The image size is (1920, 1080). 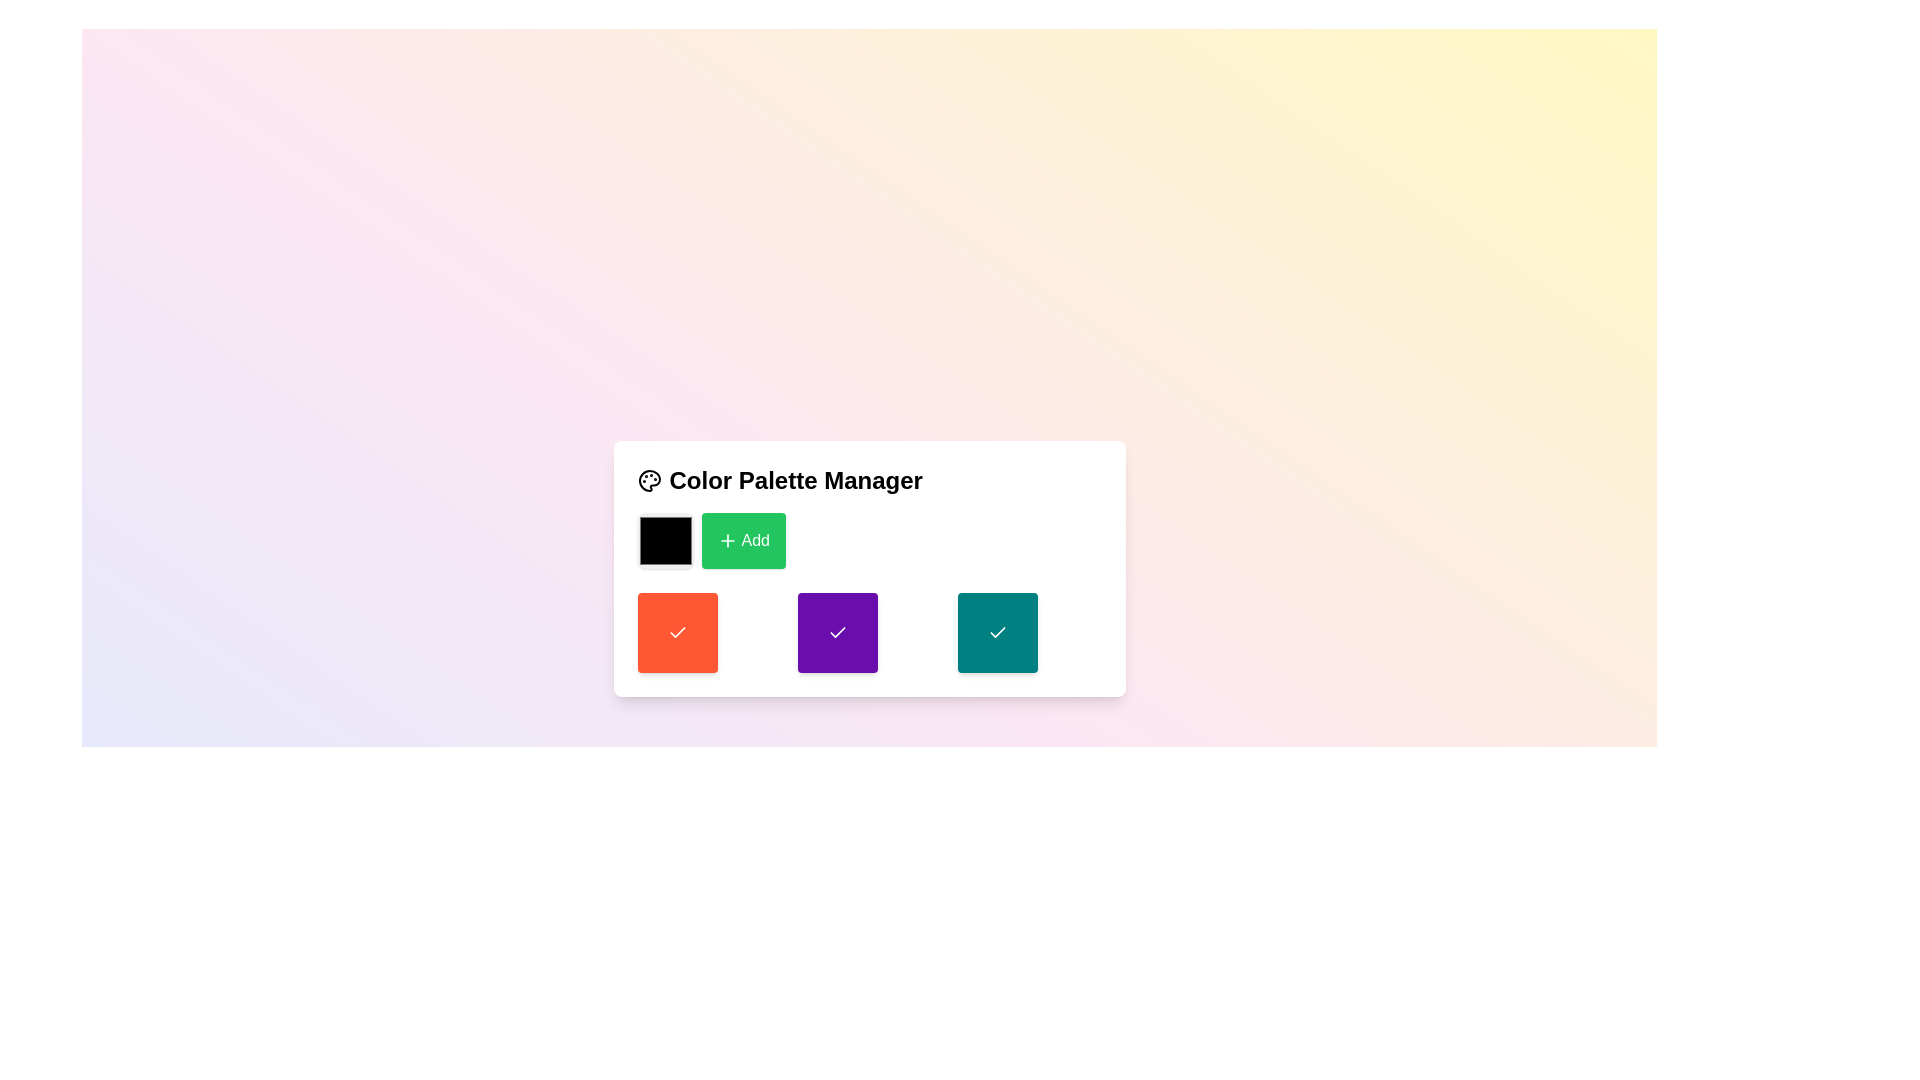 I want to click on the addition icon located within the 'Color Palette Manager' button, which is positioned between a black square and the text 'Add', so click(x=726, y=540).